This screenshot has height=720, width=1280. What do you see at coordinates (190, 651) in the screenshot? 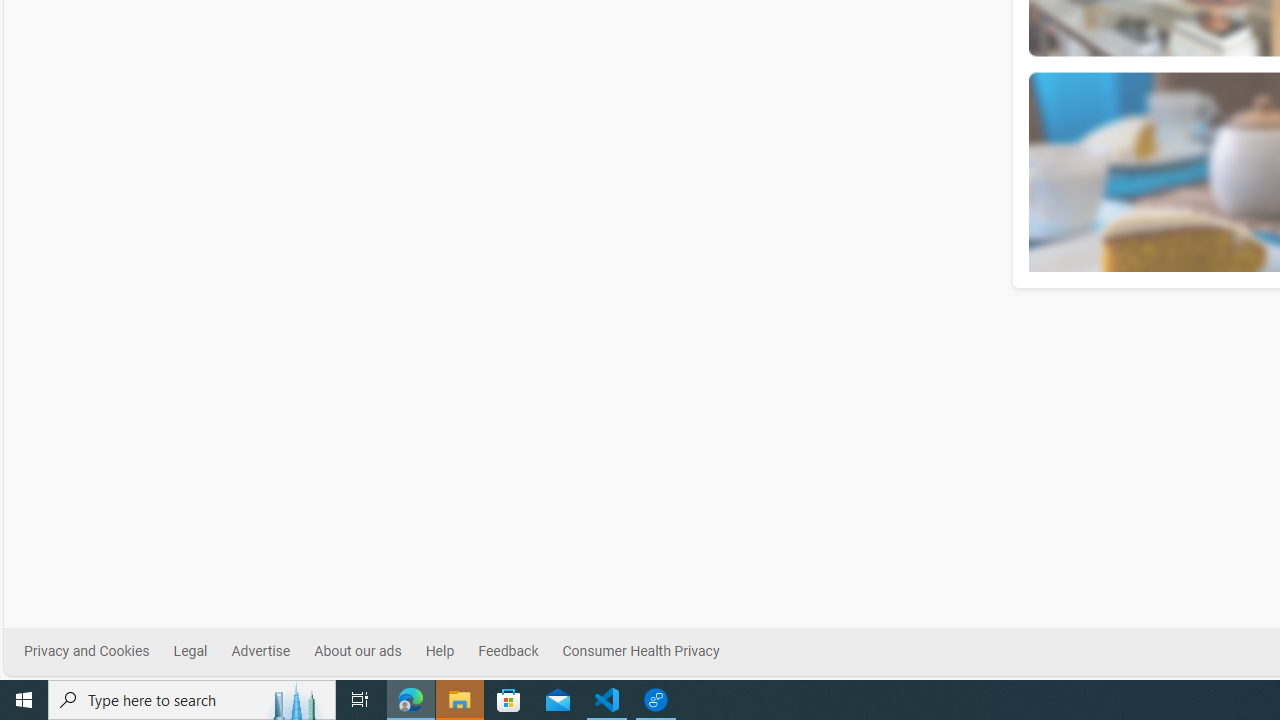
I see `'Legal'` at bounding box center [190, 651].